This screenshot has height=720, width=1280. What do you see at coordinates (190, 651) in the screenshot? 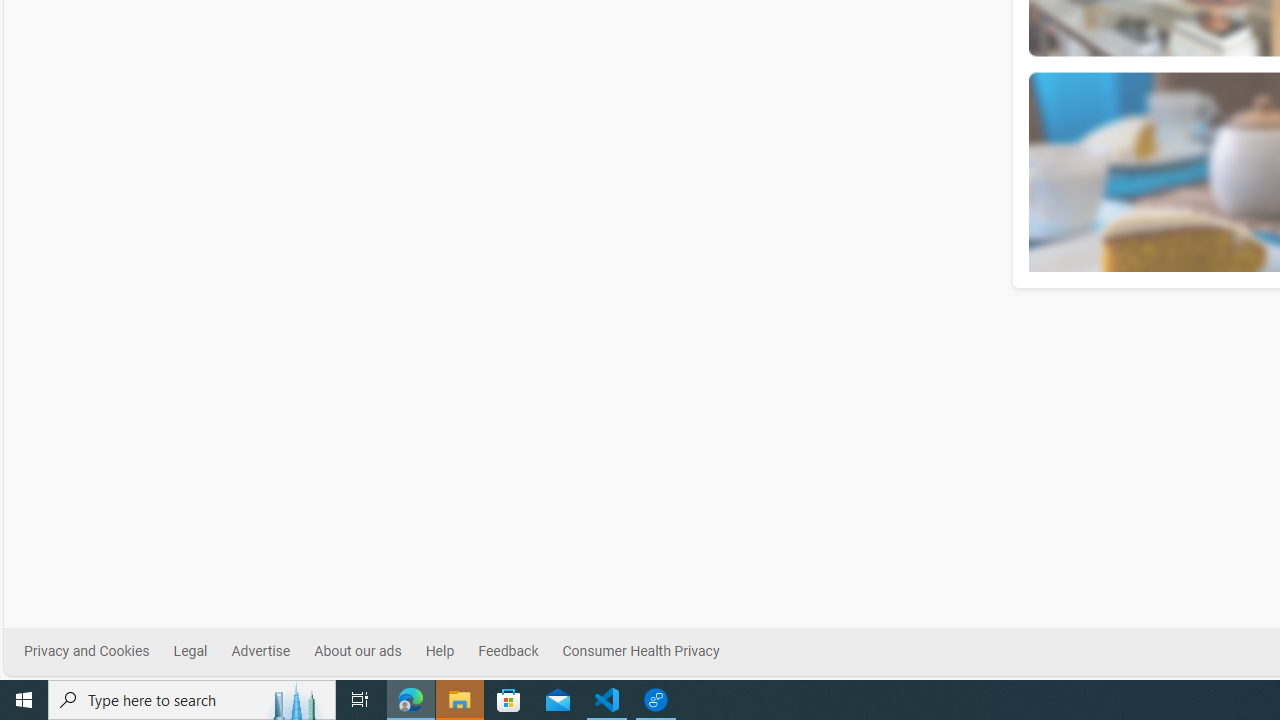
I see `'Legal'` at bounding box center [190, 651].